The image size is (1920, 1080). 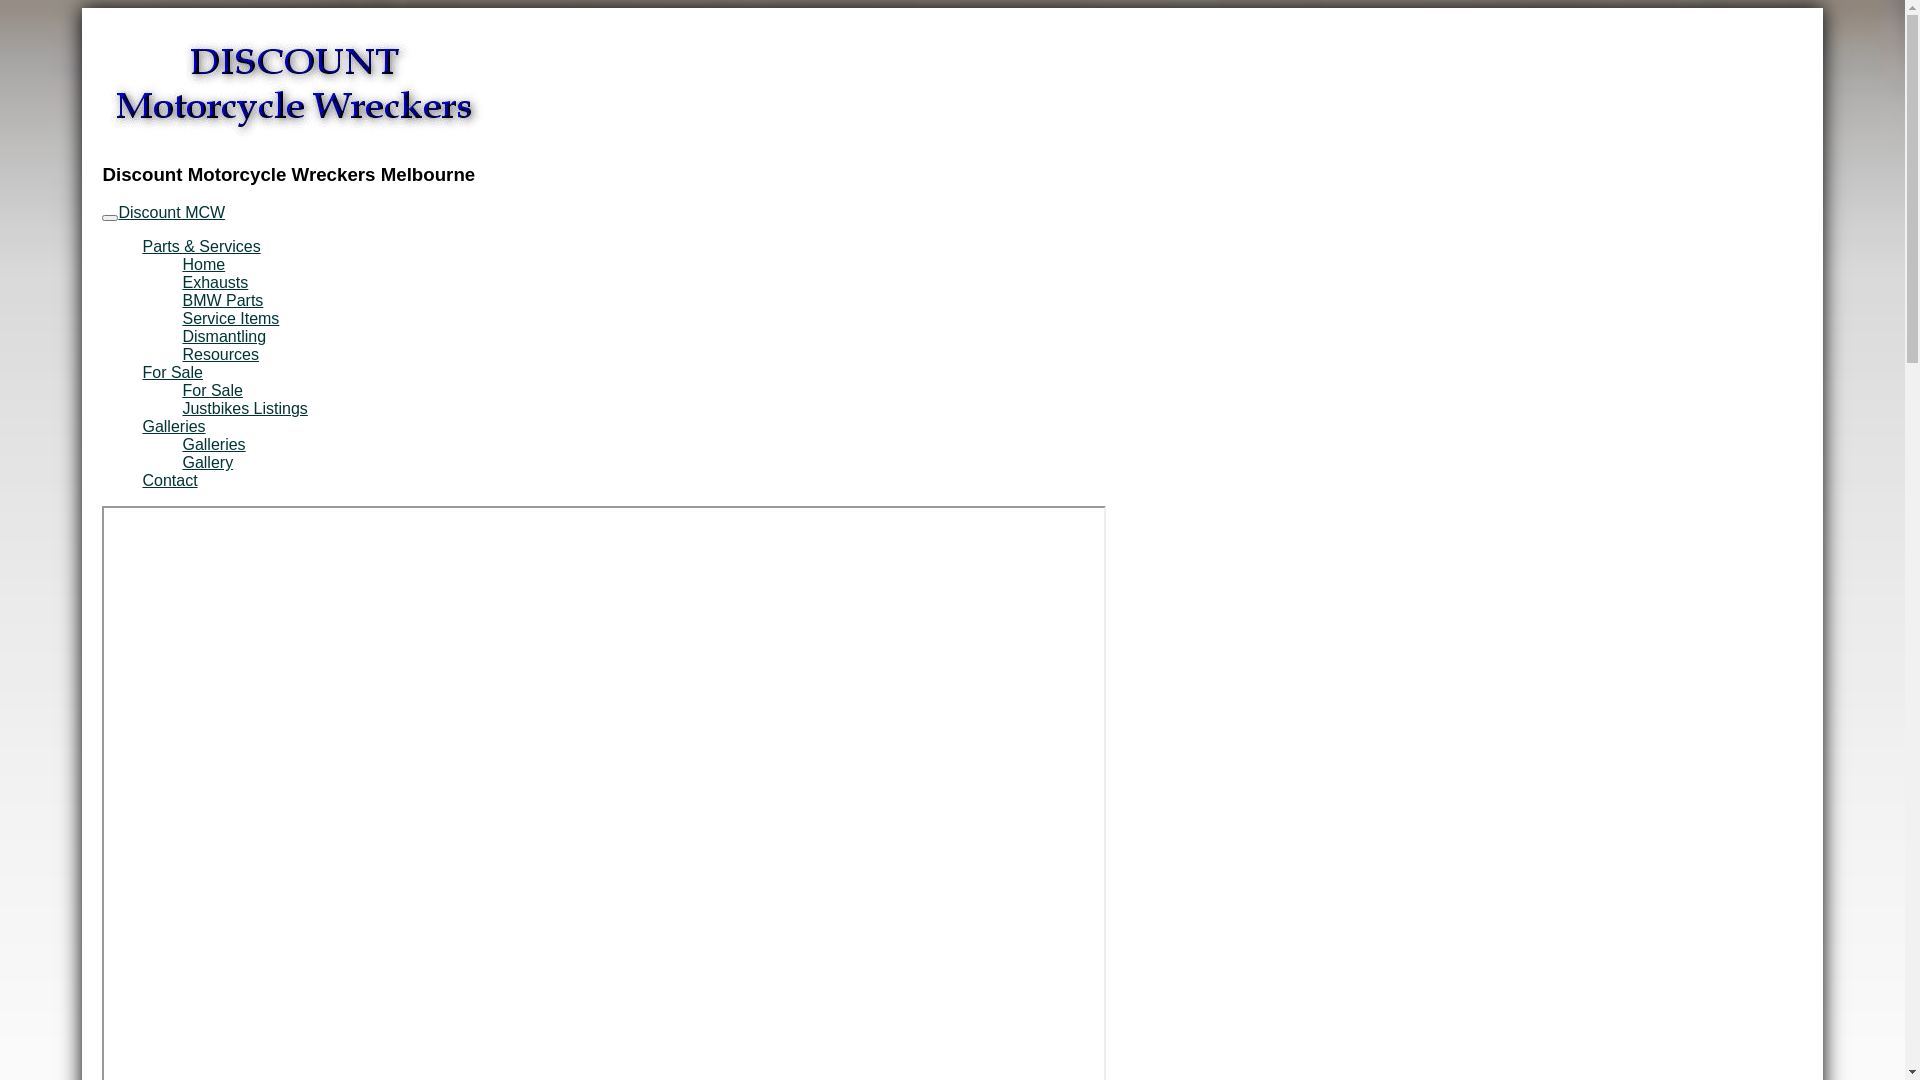 What do you see at coordinates (182, 353) in the screenshot?
I see `'Resources'` at bounding box center [182, 353].